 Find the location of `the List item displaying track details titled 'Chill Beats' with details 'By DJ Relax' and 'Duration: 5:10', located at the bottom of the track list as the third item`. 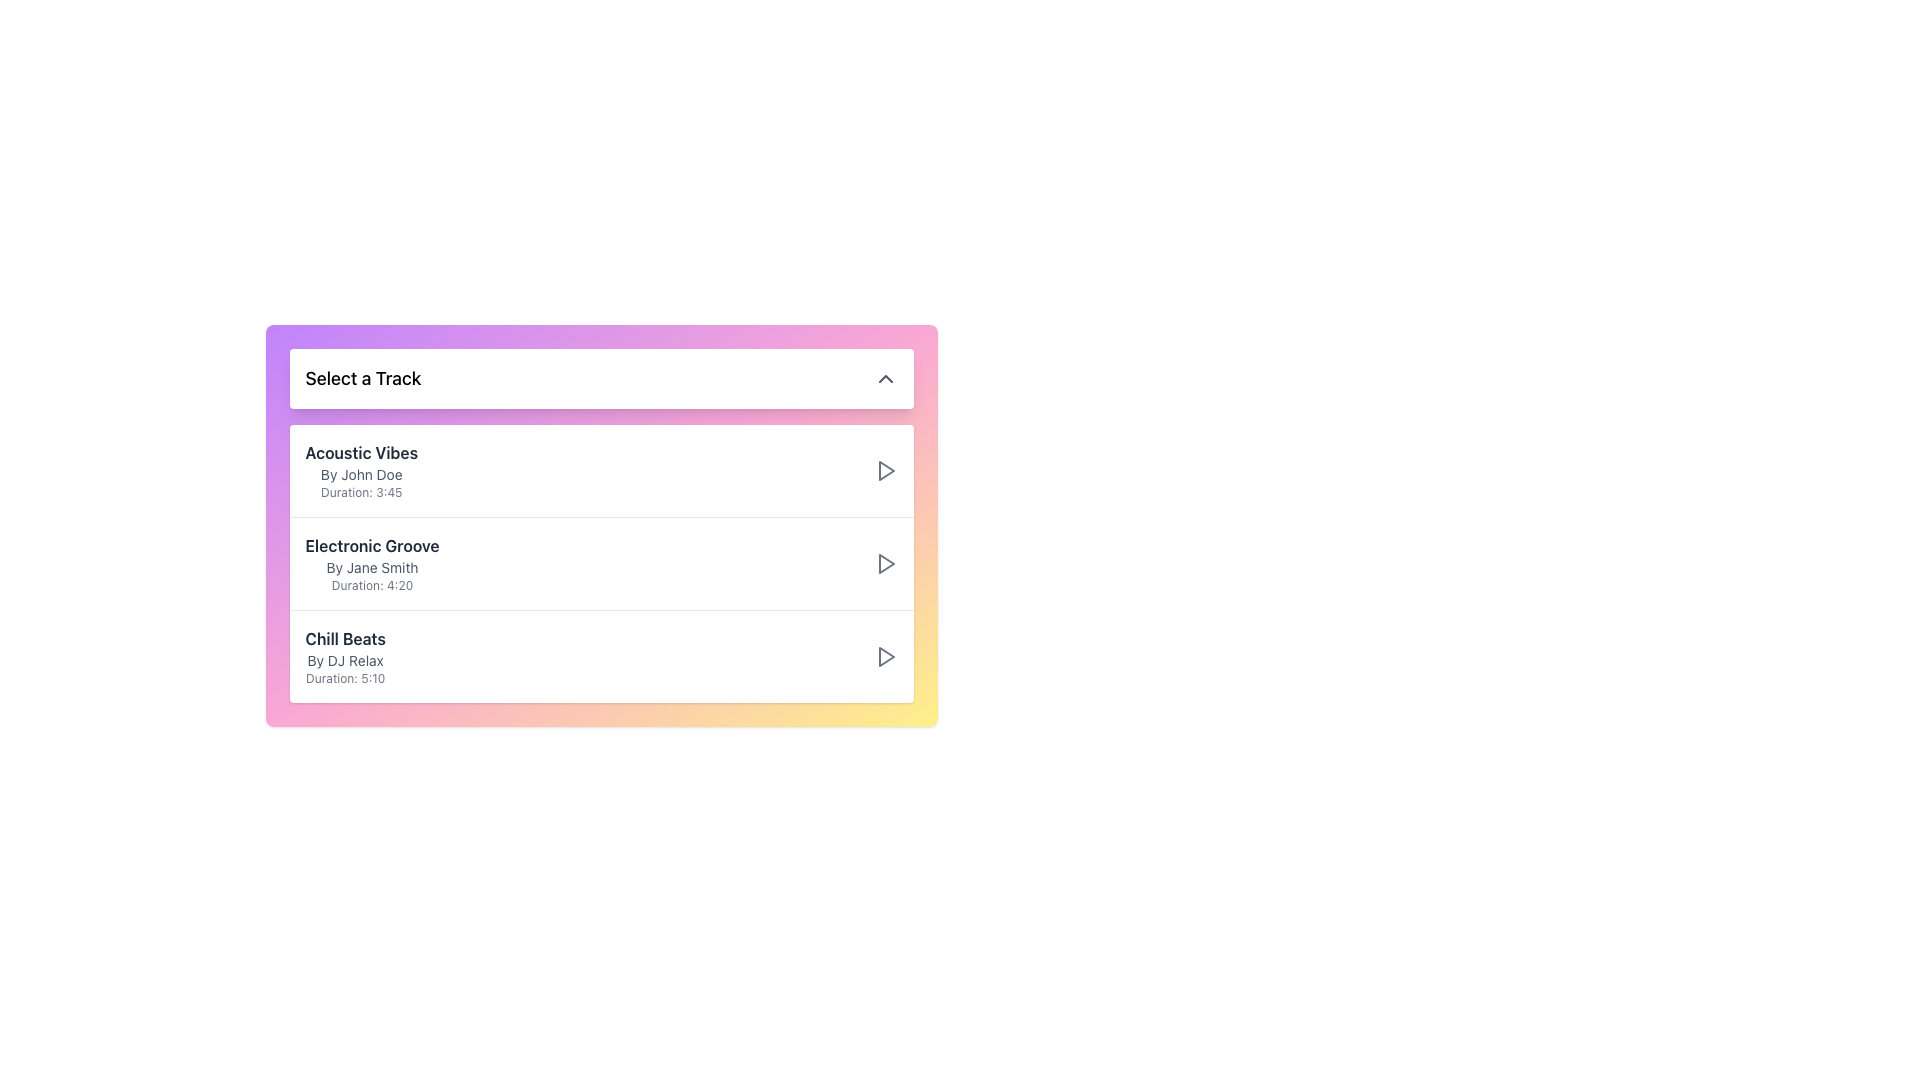

the List item displaying track details titled 'Chill Beats' with details 'By DJ Relax' and 'Duration: 5:10', located at the bottom of the track list as the third item is located at coordinates (600, 656).